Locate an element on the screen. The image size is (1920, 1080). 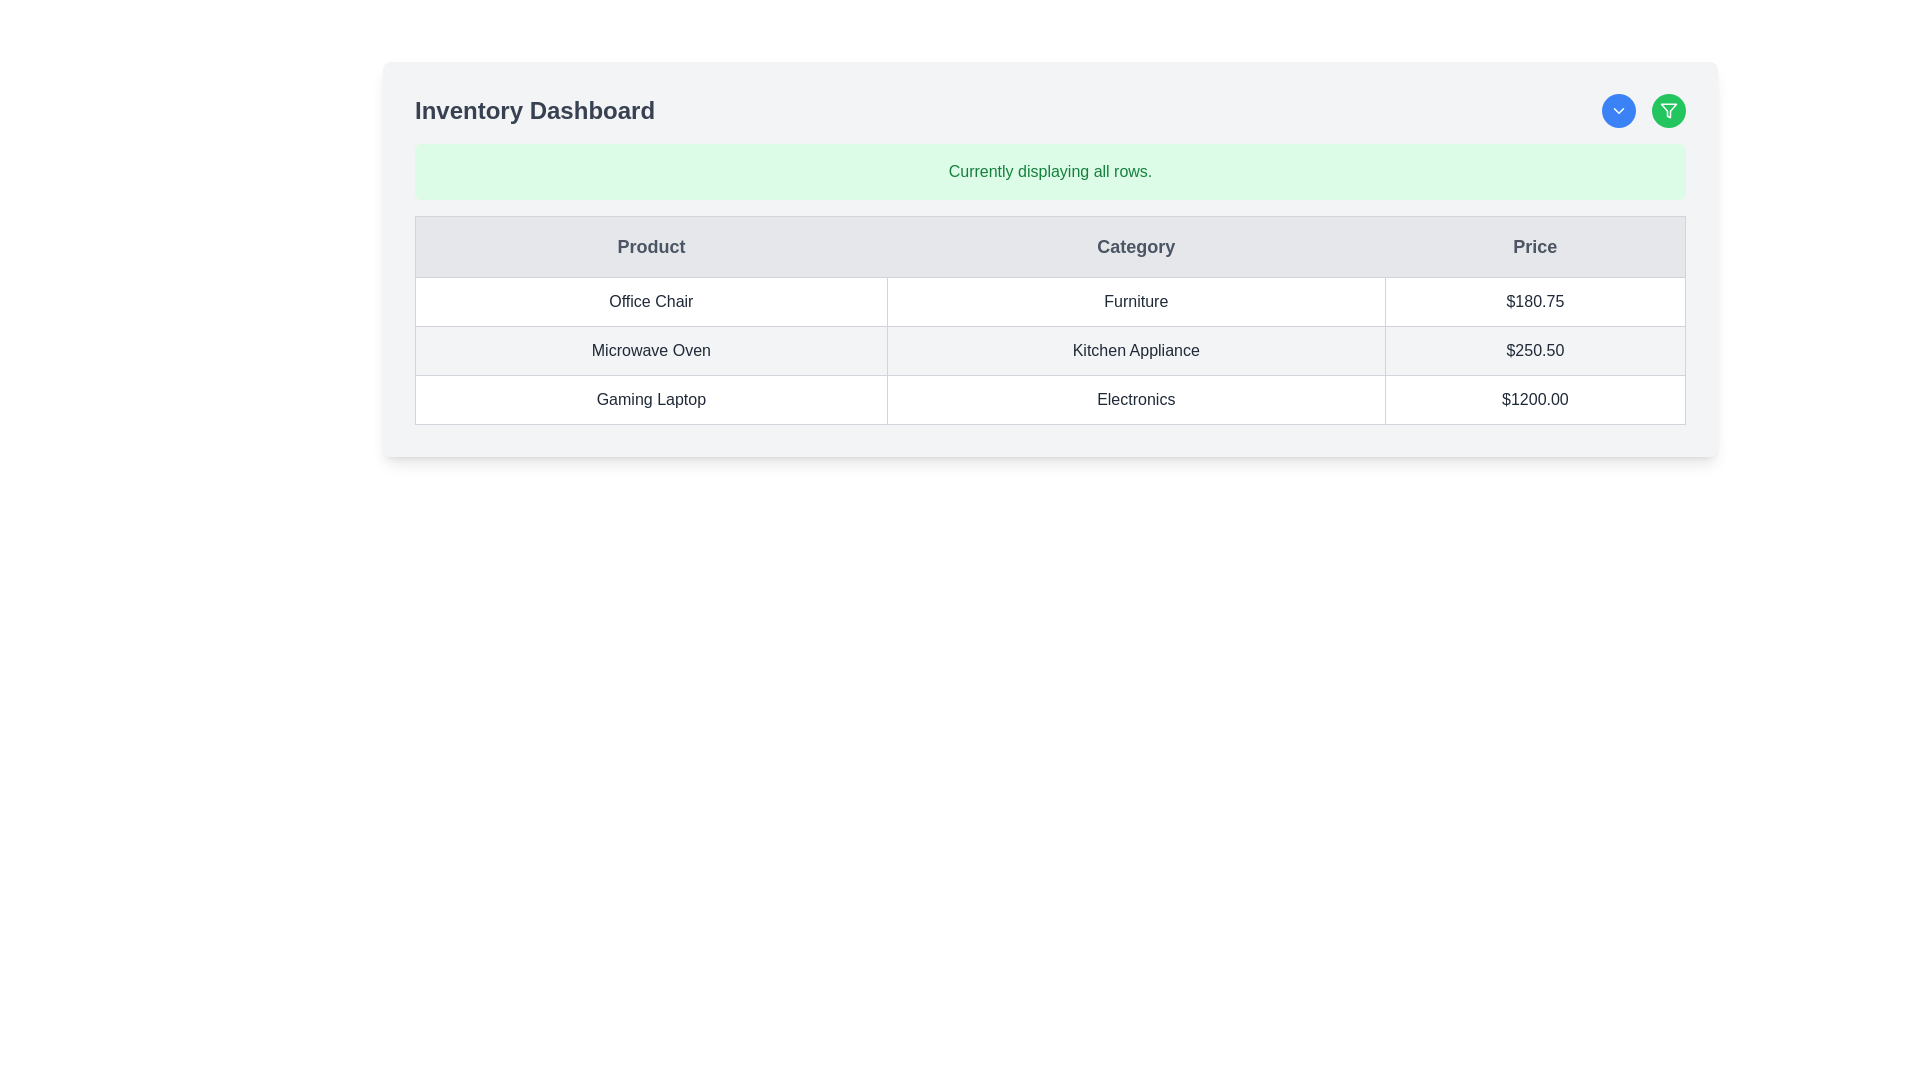
the filter icon button, which is a triangular funnel with a green circular background, located at the top-right corner of the interface within the light gray header bar is located at coordinates (1669, 111).